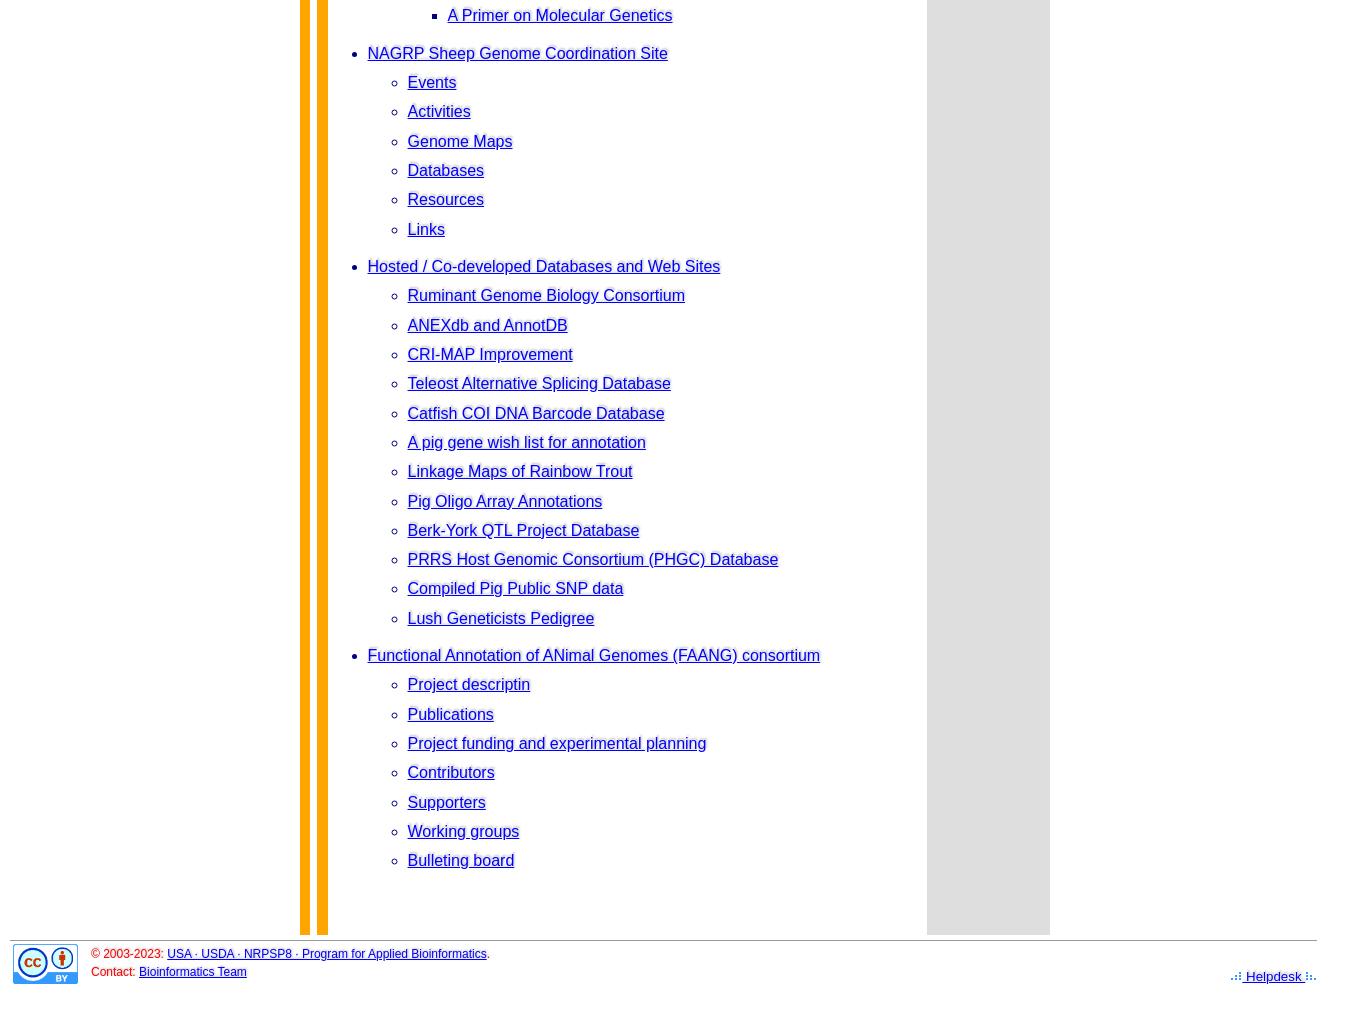 The width and height of the screenshot is (1350, 1009). I want to click on 'Contact:', so click(115, 971).